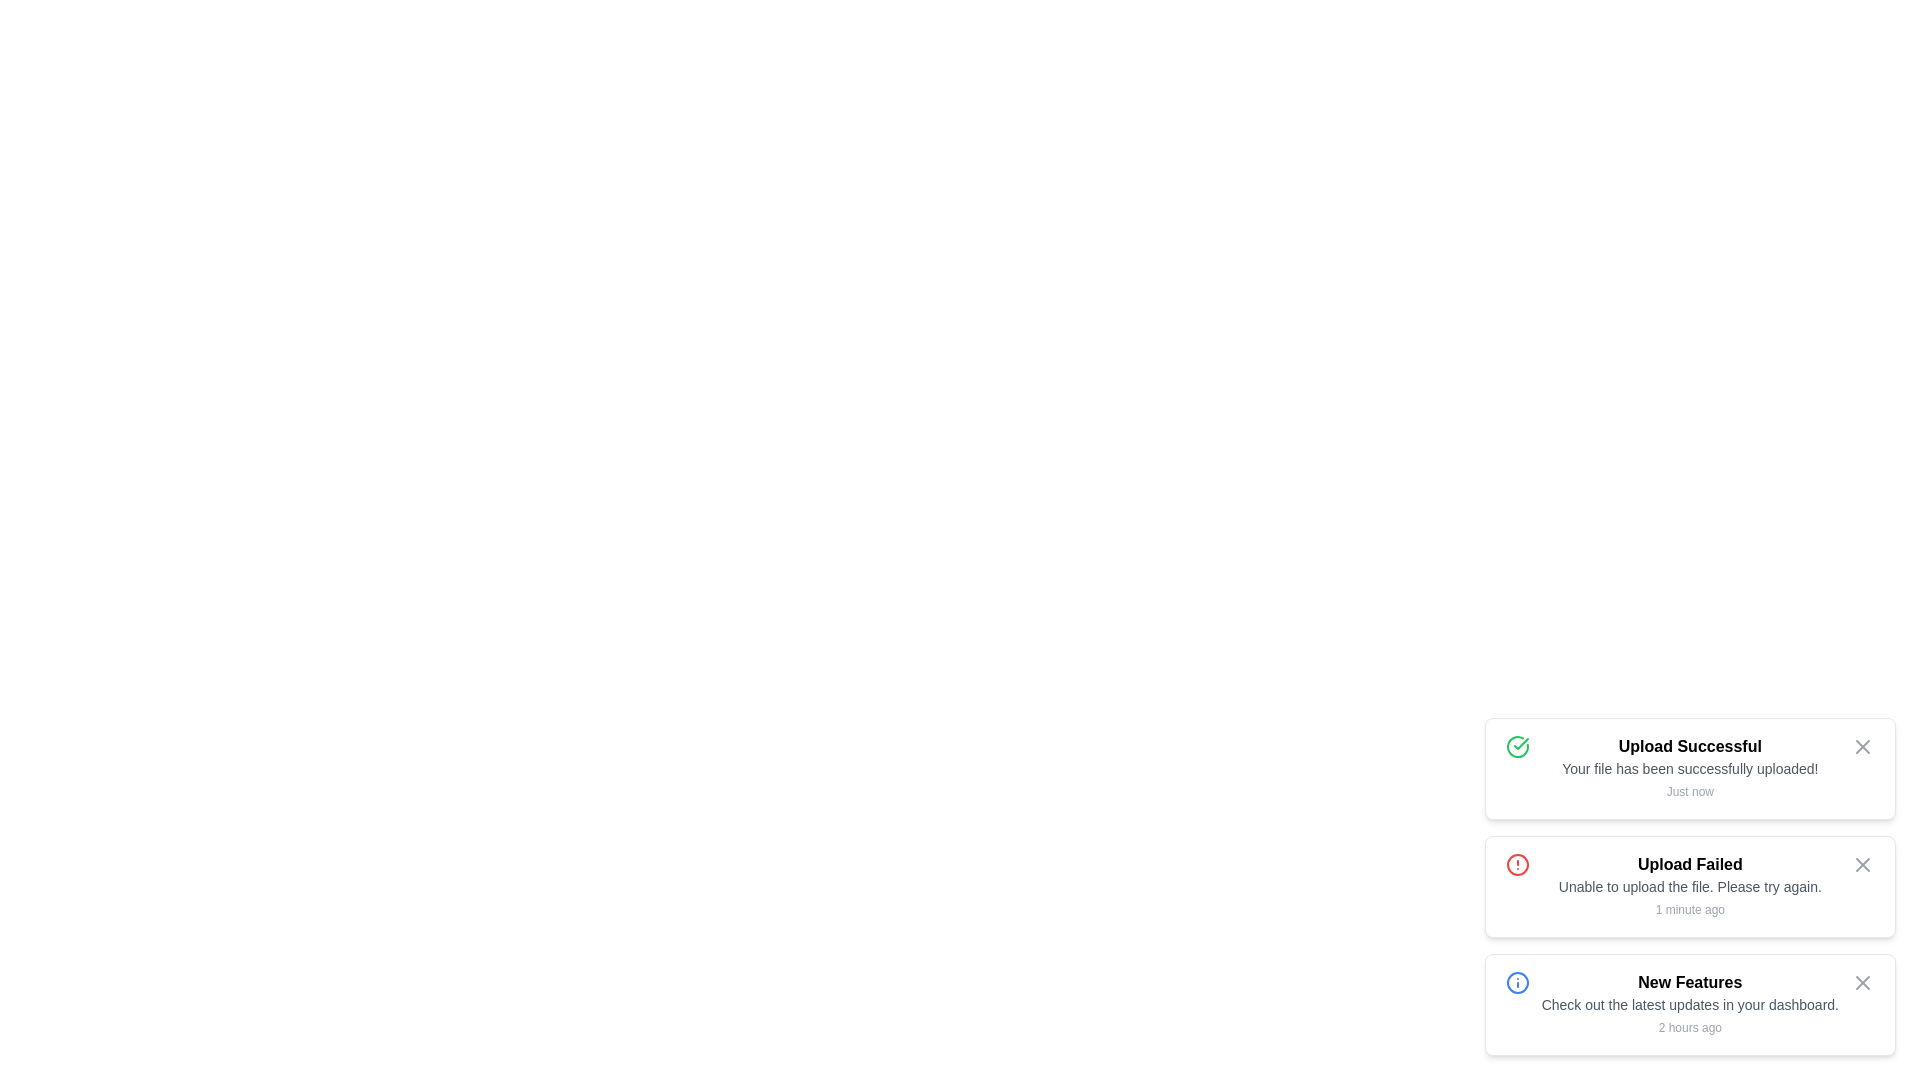 The image size is (1920, 1080). Describe the element at coordinates (1689, 1005) in the screenshot. I see `the notification with title New Features` at that location.